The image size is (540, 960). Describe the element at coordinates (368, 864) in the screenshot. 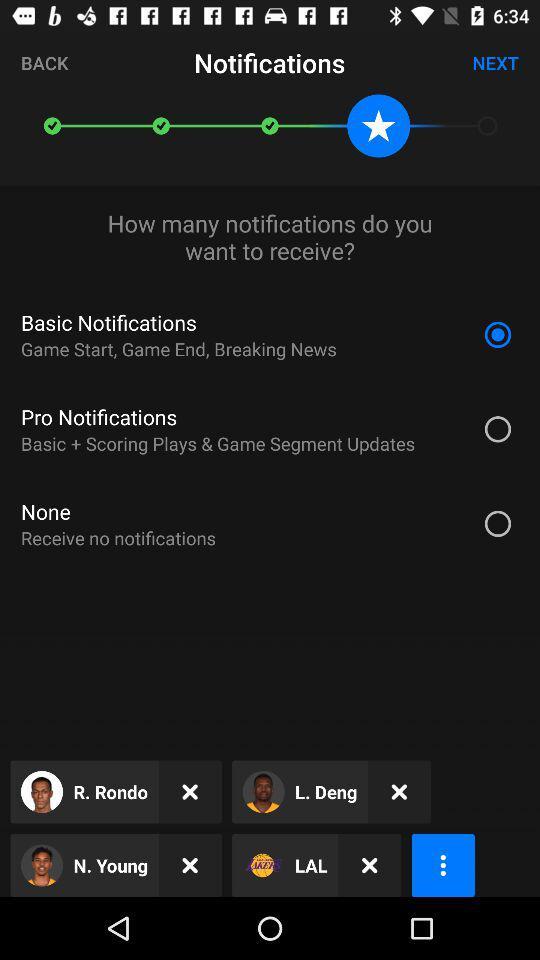

I see `the item next to the lal item` at that location.